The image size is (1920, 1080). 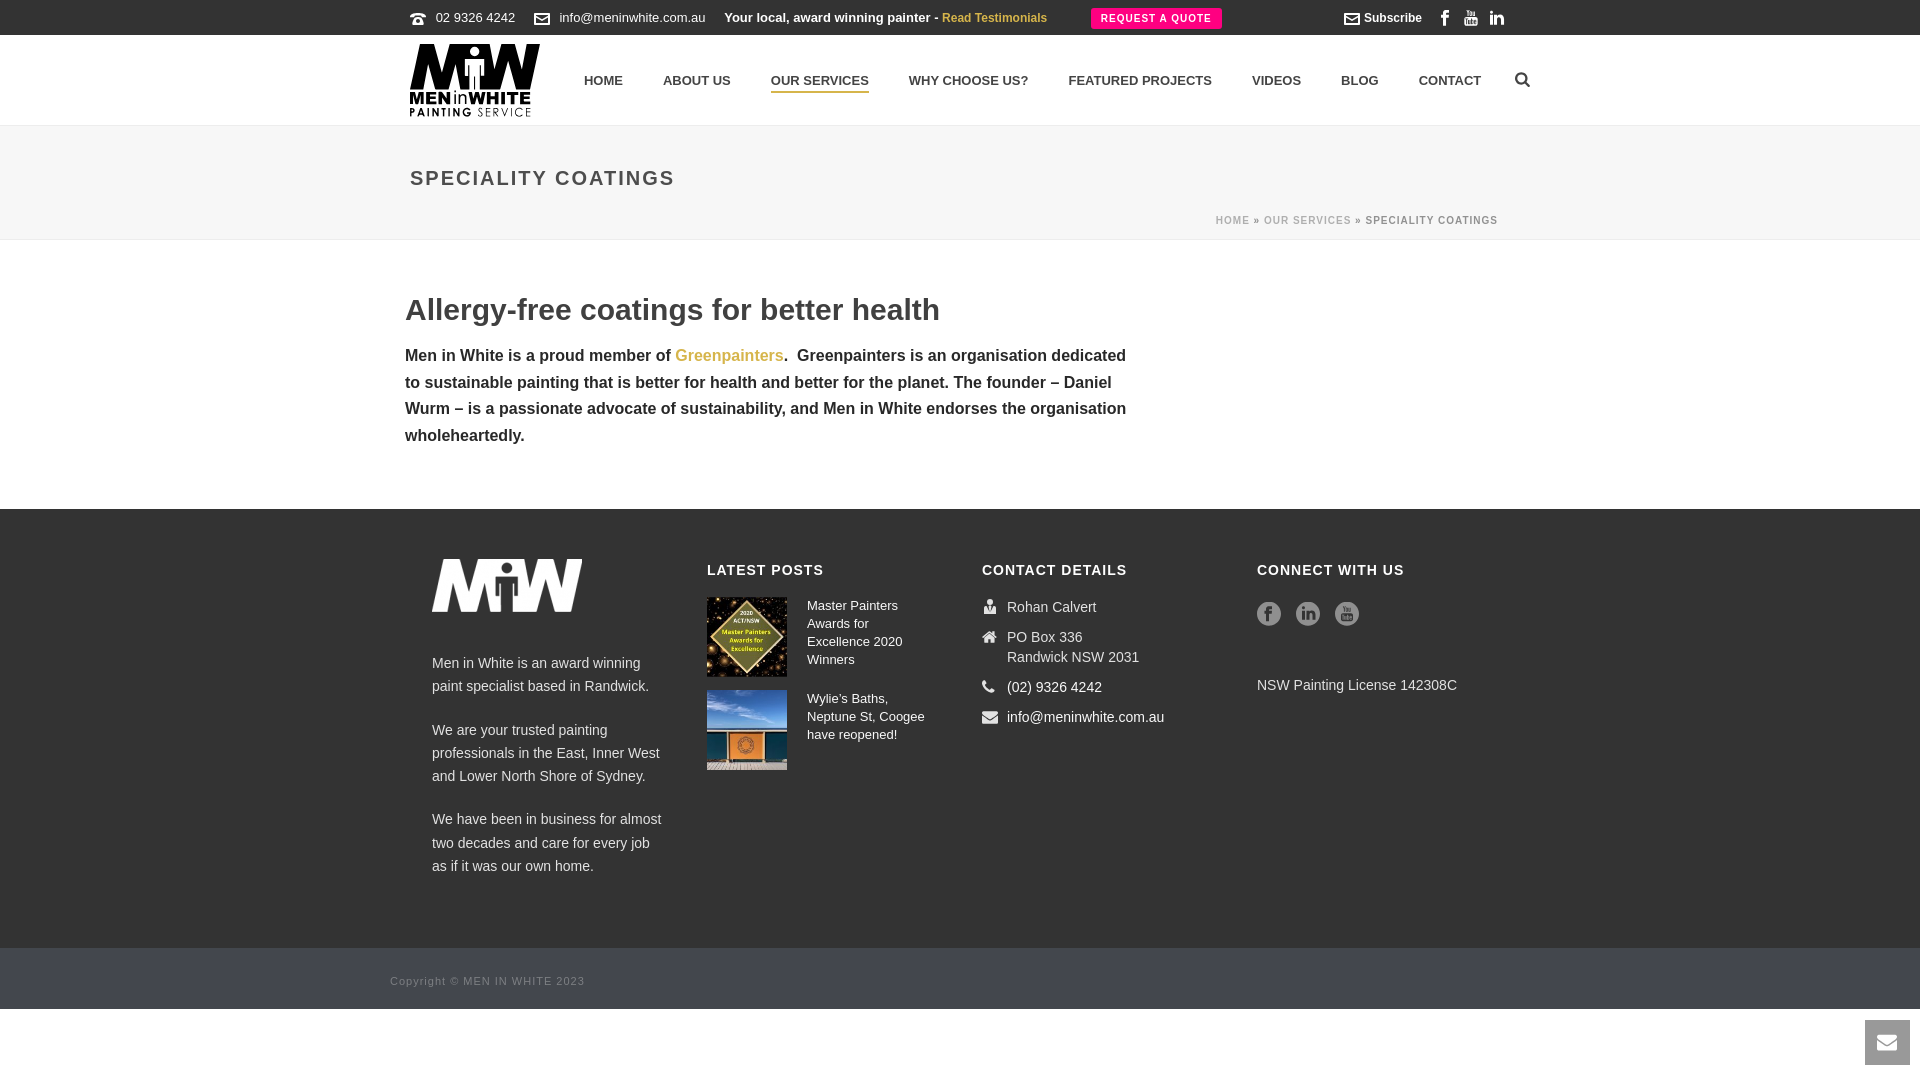 I want to click on 'Your local, award winning, Sydney painter', so click(x=474, y=79).